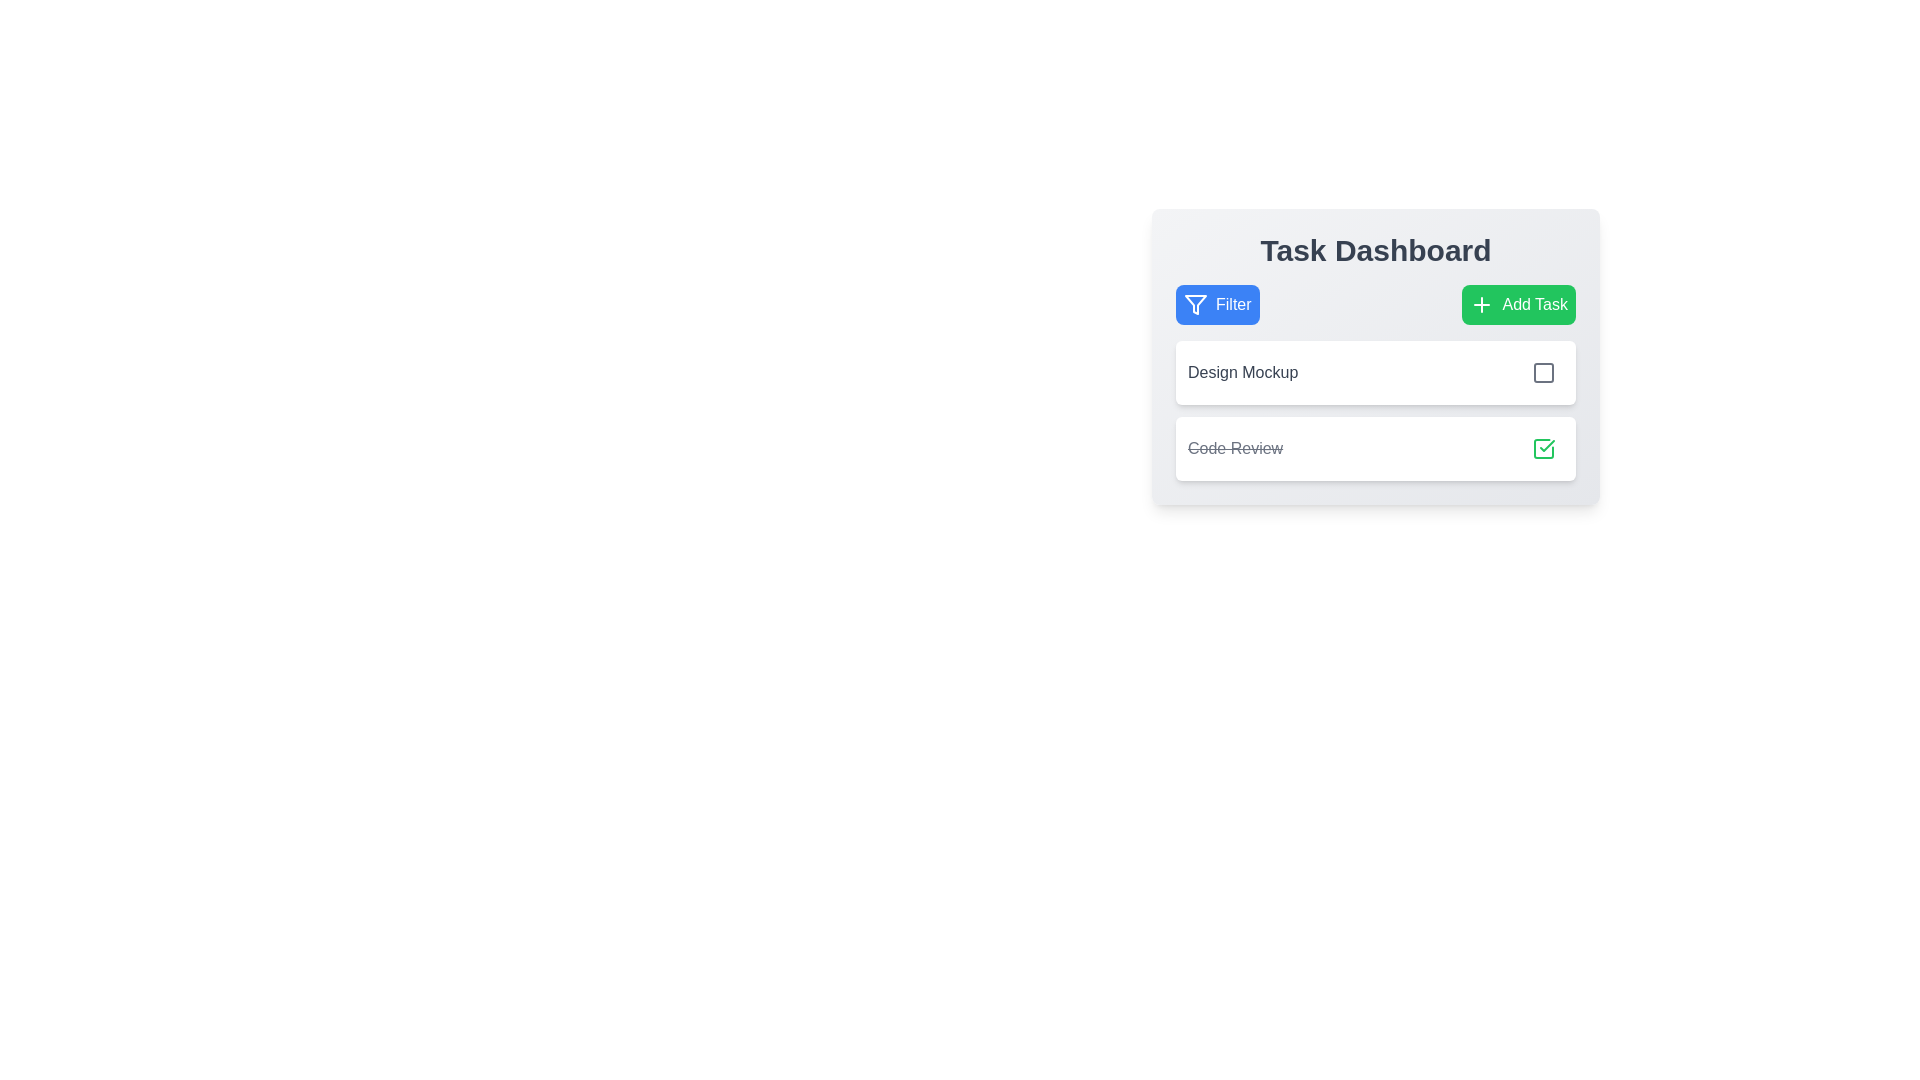 The width and height of the screenshot is (1920, 1080). I want to click on the blue-colored filter icon resembling a funnel located within the 'Filter' button at the top-left corner of the task dashboard interface, so click(1195, 304).